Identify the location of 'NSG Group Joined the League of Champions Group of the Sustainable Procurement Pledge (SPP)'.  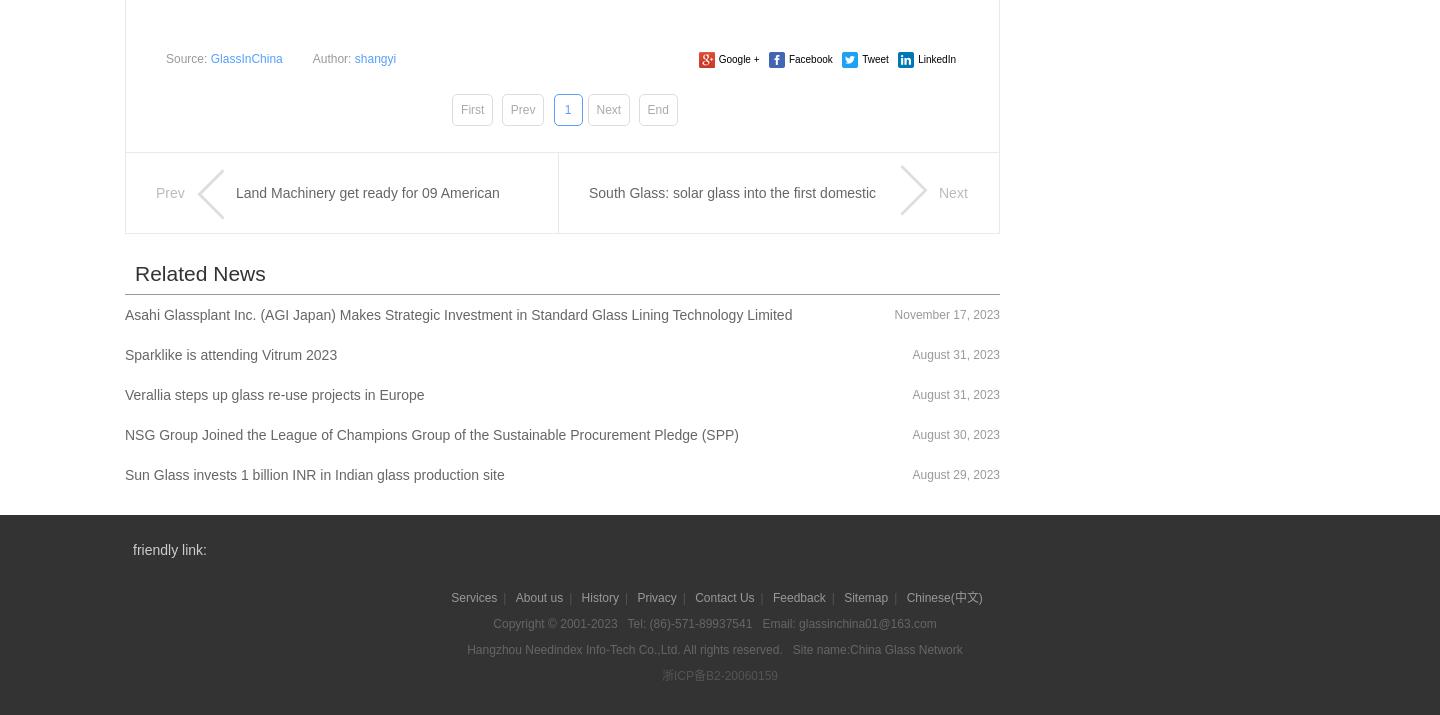
(123, 433).